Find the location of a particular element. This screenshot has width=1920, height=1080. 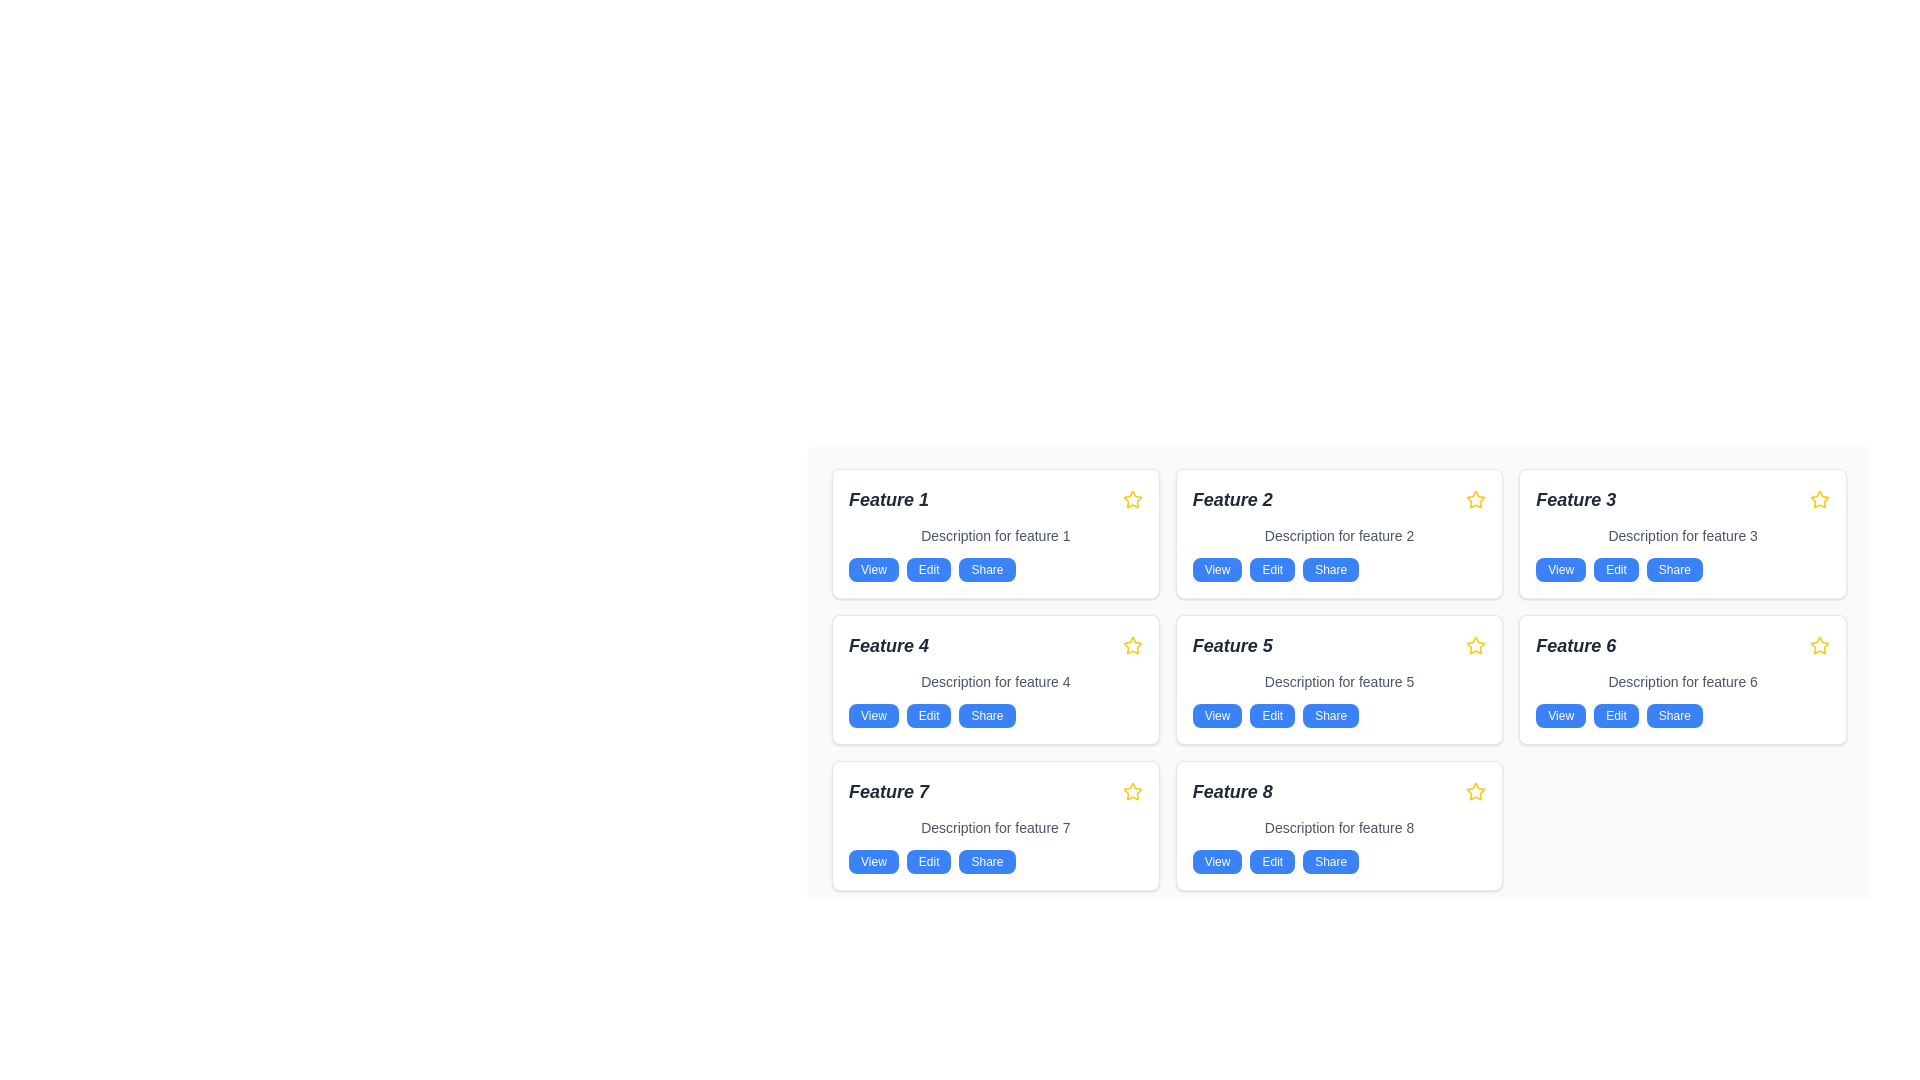

the share button located at the bottom right of the 'Feature 3' card is located at coordinates (1674, 570).